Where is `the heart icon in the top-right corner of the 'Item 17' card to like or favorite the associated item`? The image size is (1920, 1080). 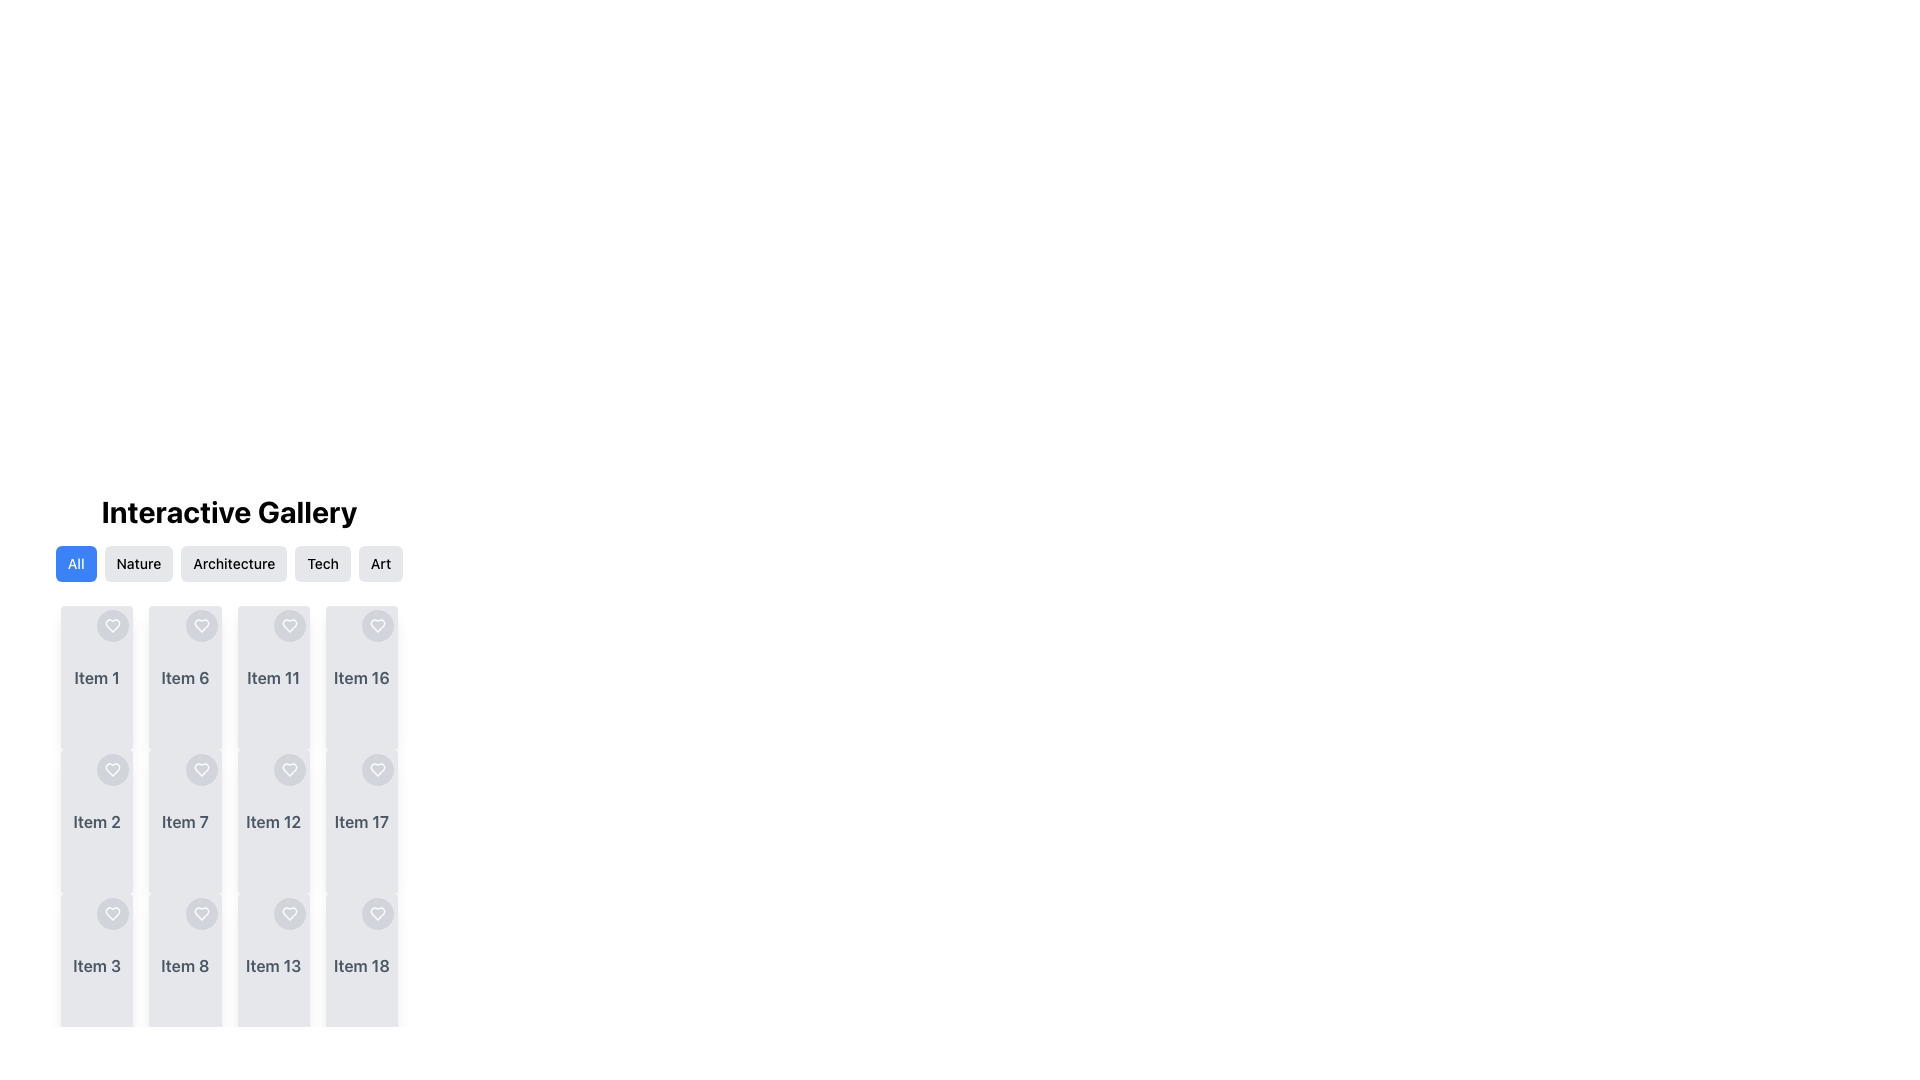 the heart icon in the top-right corner of the 'Item 17' card to like or favorite the associated item is located at coordinates (378, 769).